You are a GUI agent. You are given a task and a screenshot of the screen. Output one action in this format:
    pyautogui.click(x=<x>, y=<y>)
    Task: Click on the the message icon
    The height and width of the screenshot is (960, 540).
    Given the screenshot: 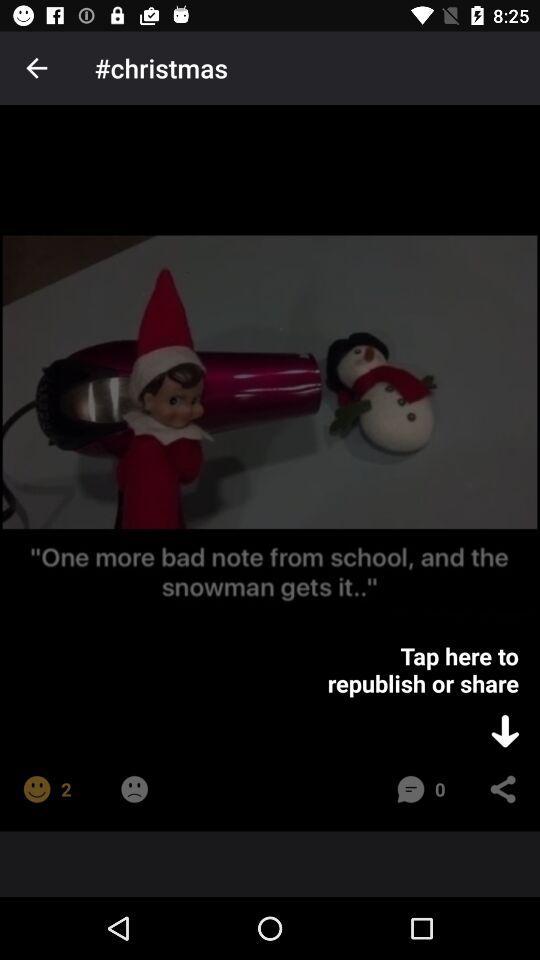 What is the action you would take?
    pyautogui.click(x=409, y=789)
    